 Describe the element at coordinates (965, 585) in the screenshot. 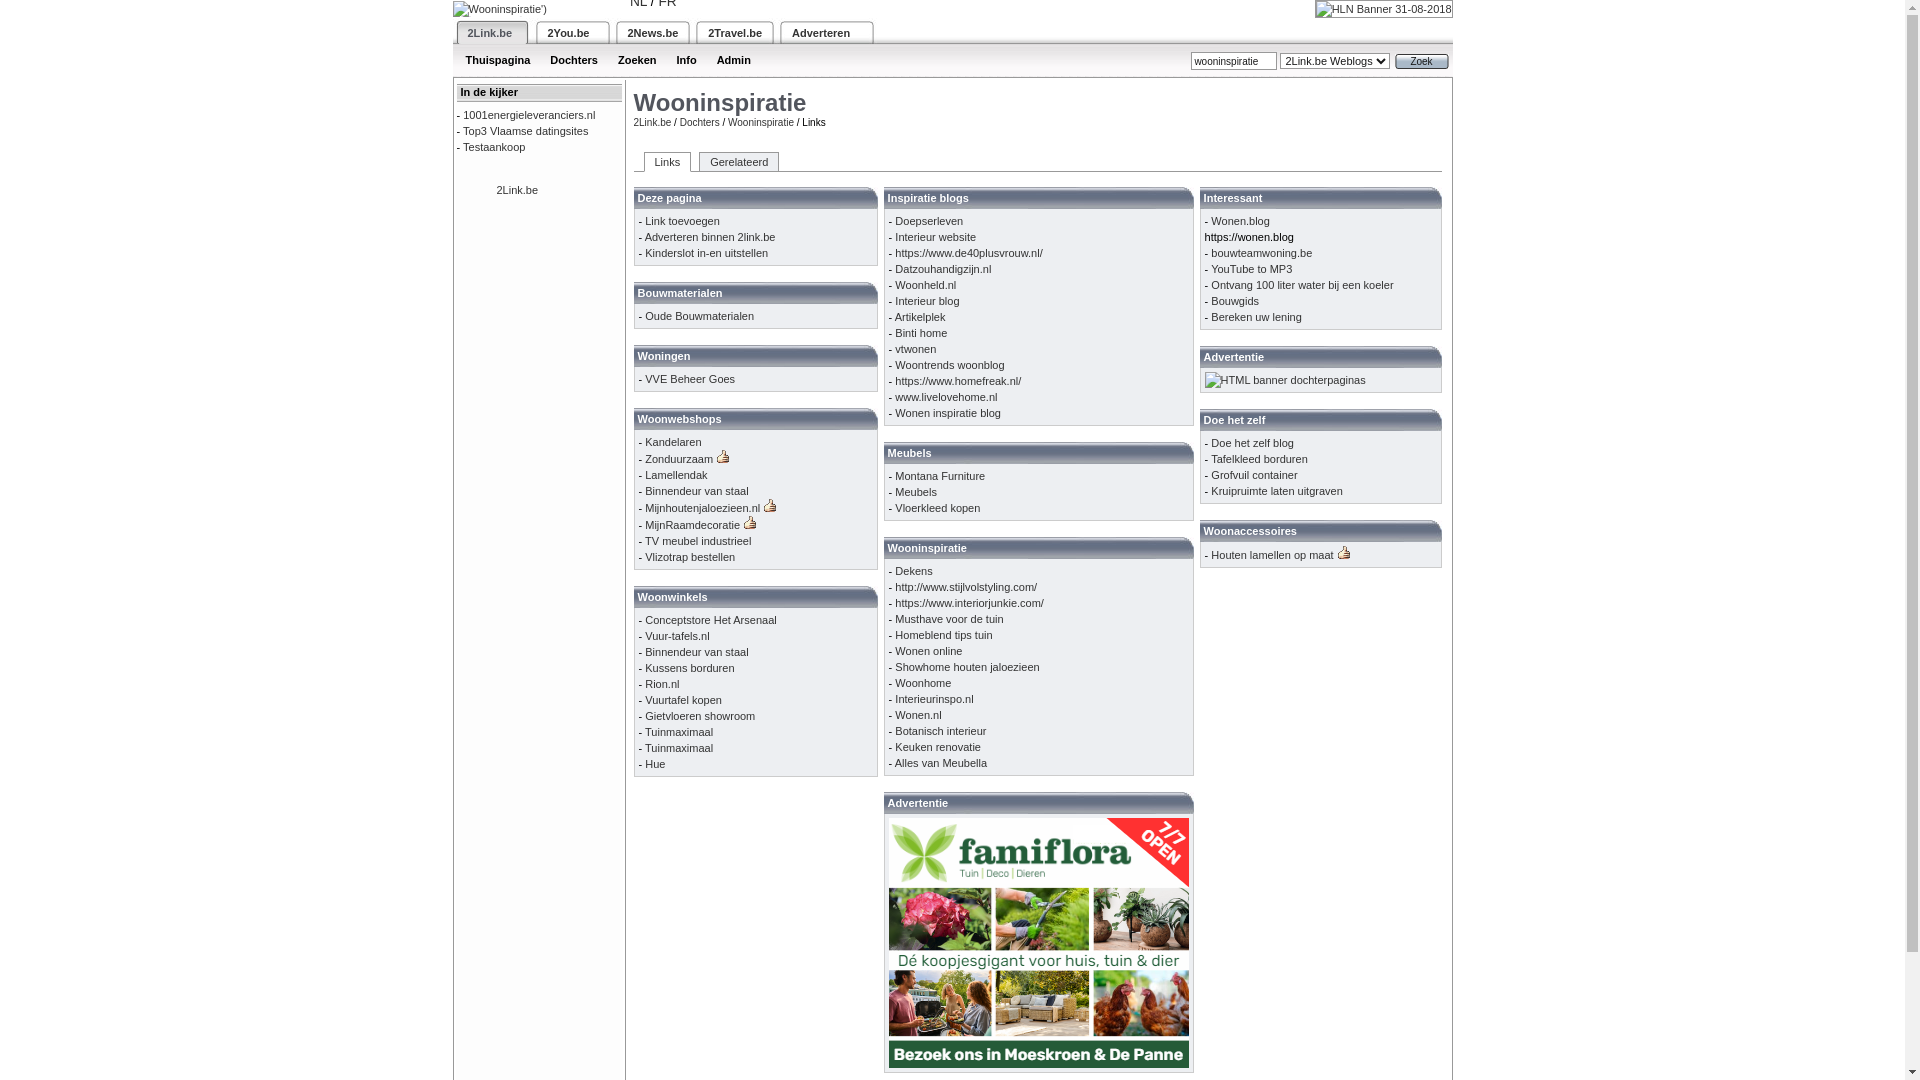

I see `'http://www.stijlvolstyling.com/'` at that location.